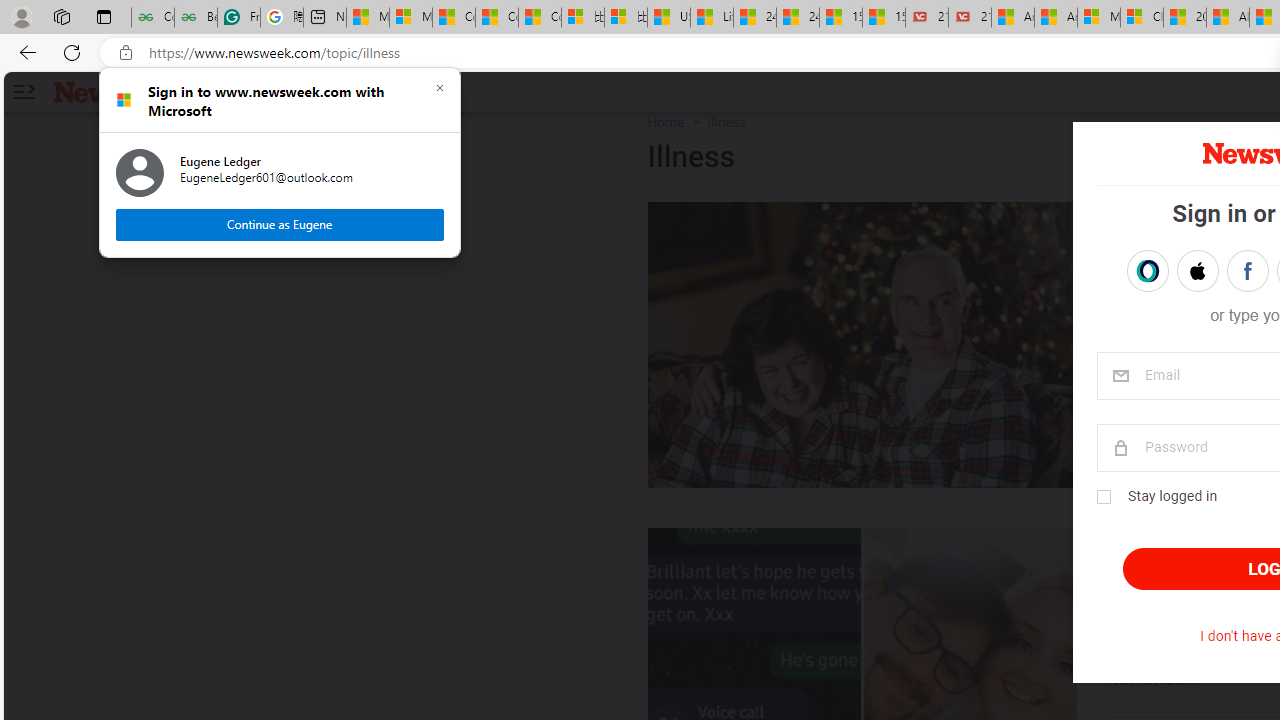 The width and height of the screenshot is (1280, 720). Describe the element at coordinates (1102, 496) in the screenshot. I see `'Class: checkbox'` at that location.